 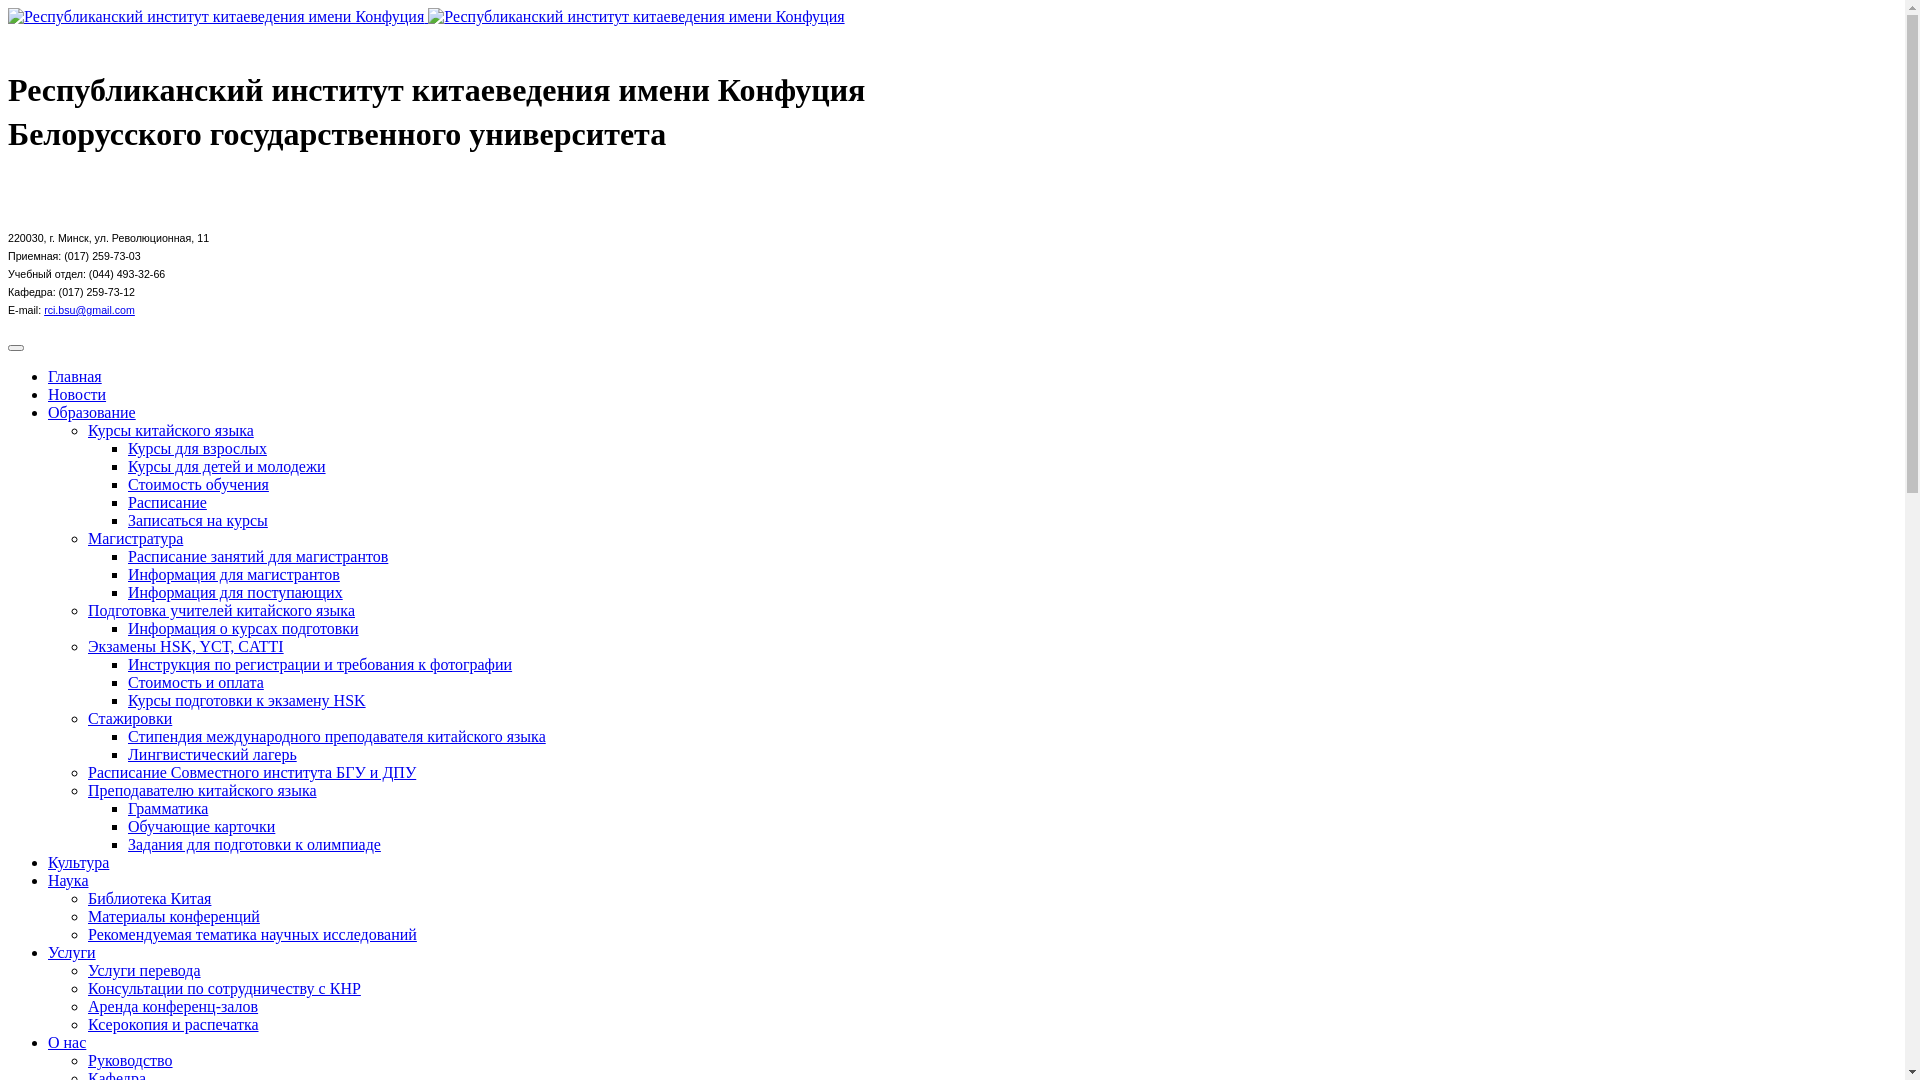 What do you see at coordinates (88, 309) in the screenshot?
I see `'rci.bsu@gmail.com'` at bounding box center [88, 309].